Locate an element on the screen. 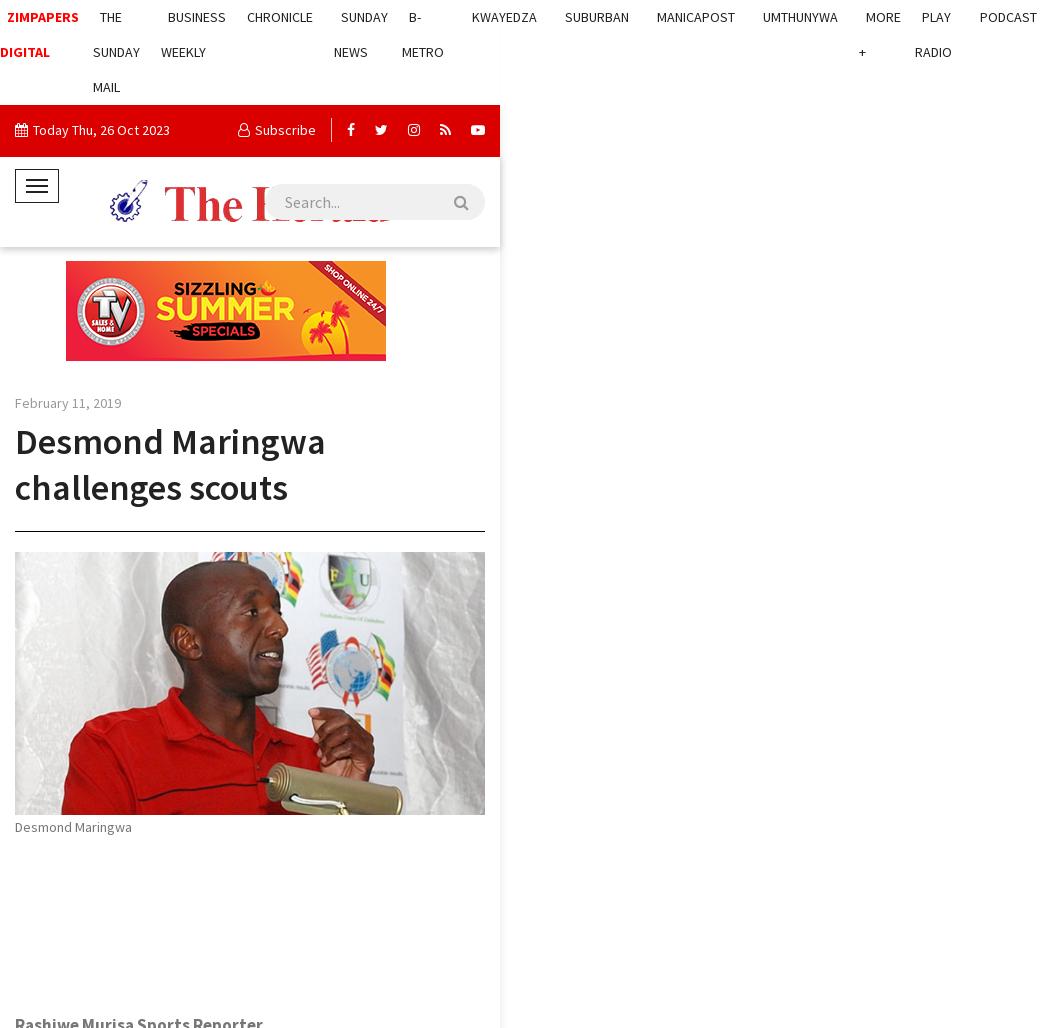 This screenshot has height=1028, width=1044. 'Subscribe' is located at coordinates (284, 130).